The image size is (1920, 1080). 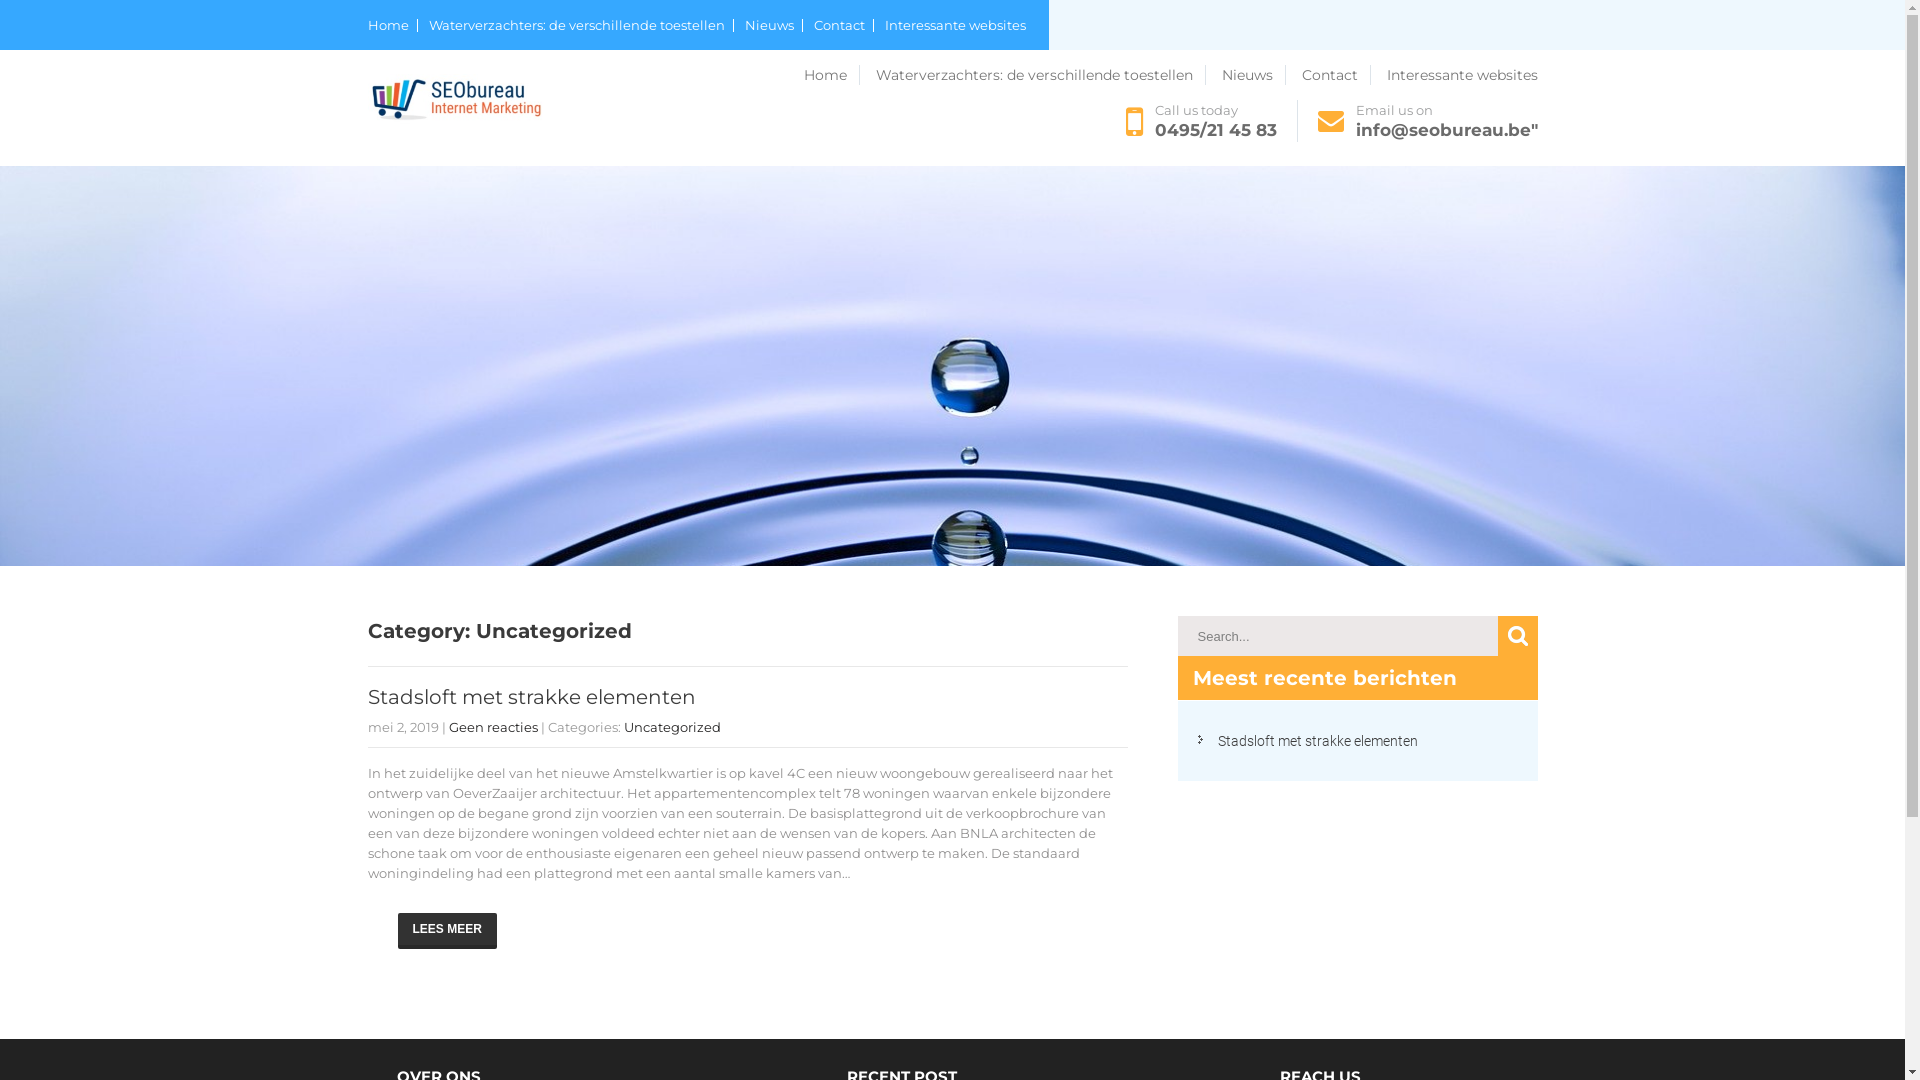 What do you see at coordinates (446, 930) in the screenshot?
I see `'LEES MEER'` at bounding box center [446, 930].